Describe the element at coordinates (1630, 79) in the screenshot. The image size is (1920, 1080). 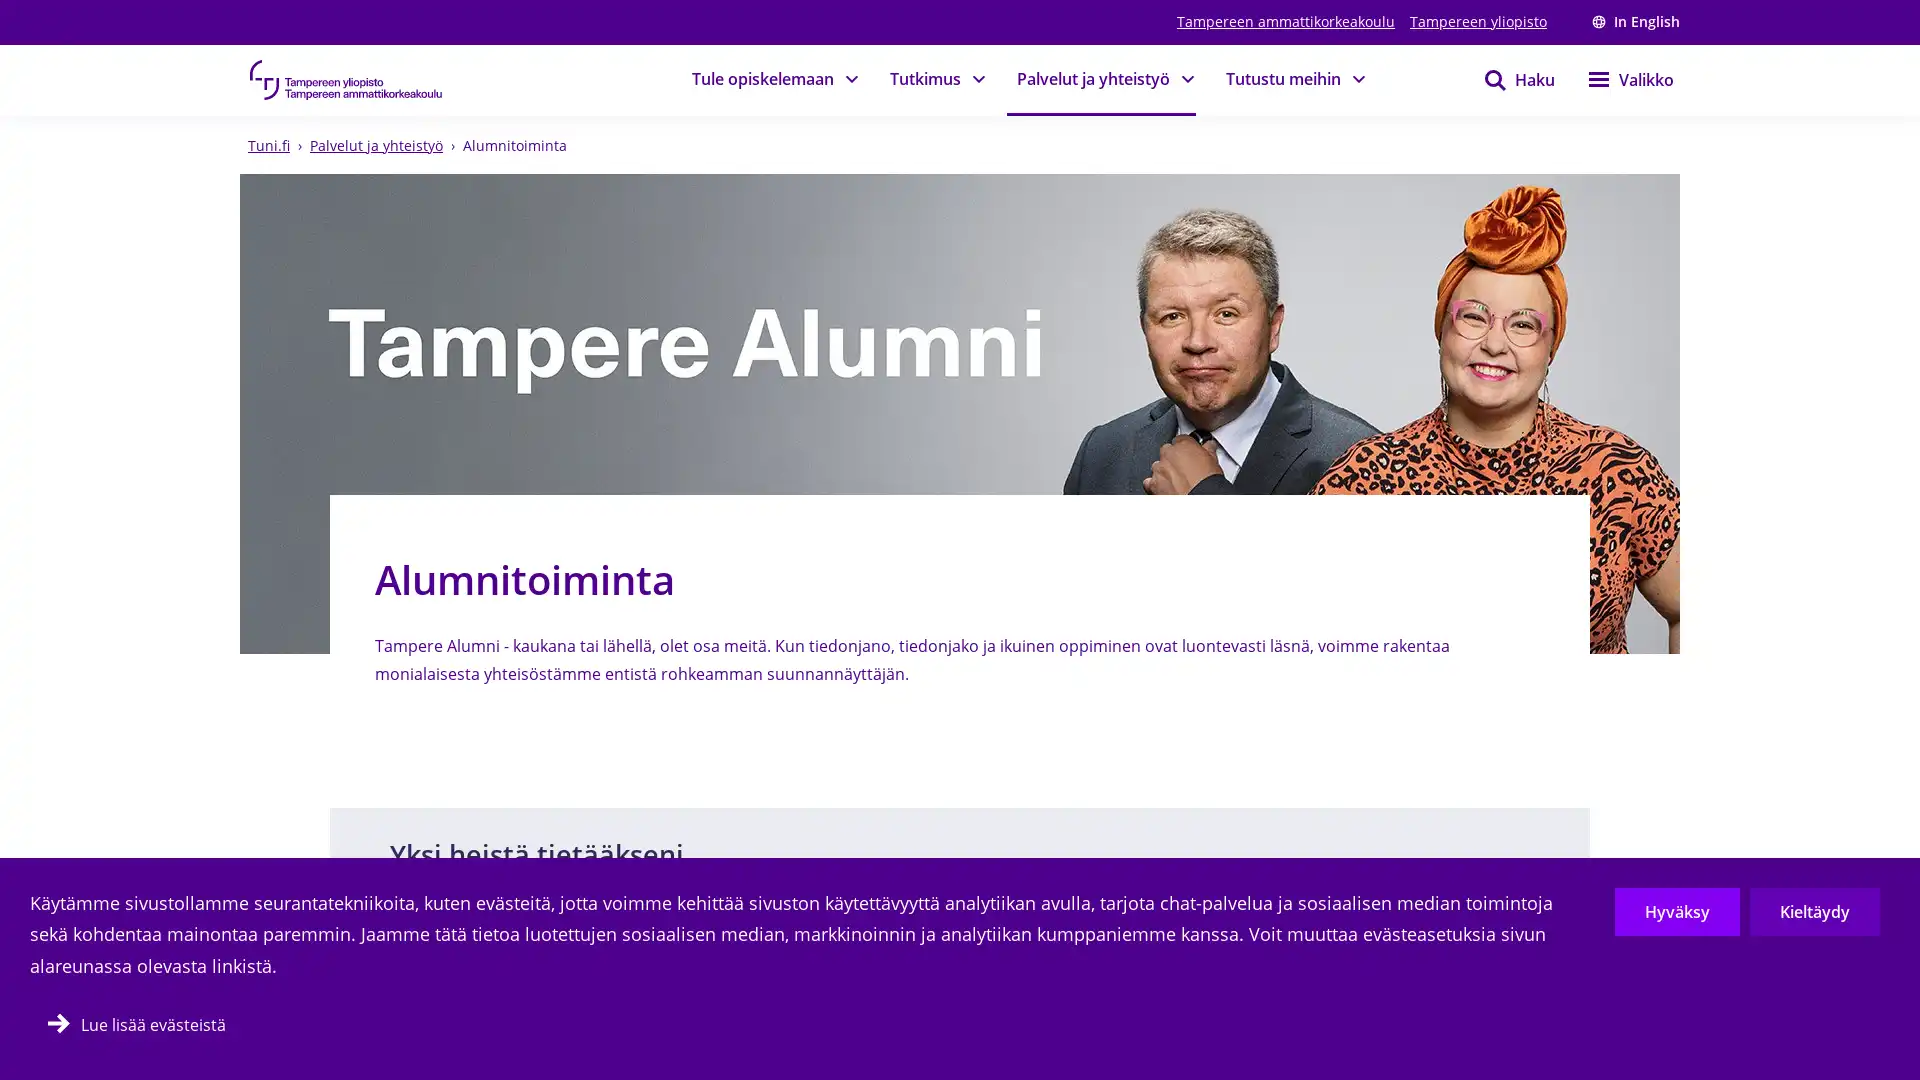
I see `Valikko` at that location.